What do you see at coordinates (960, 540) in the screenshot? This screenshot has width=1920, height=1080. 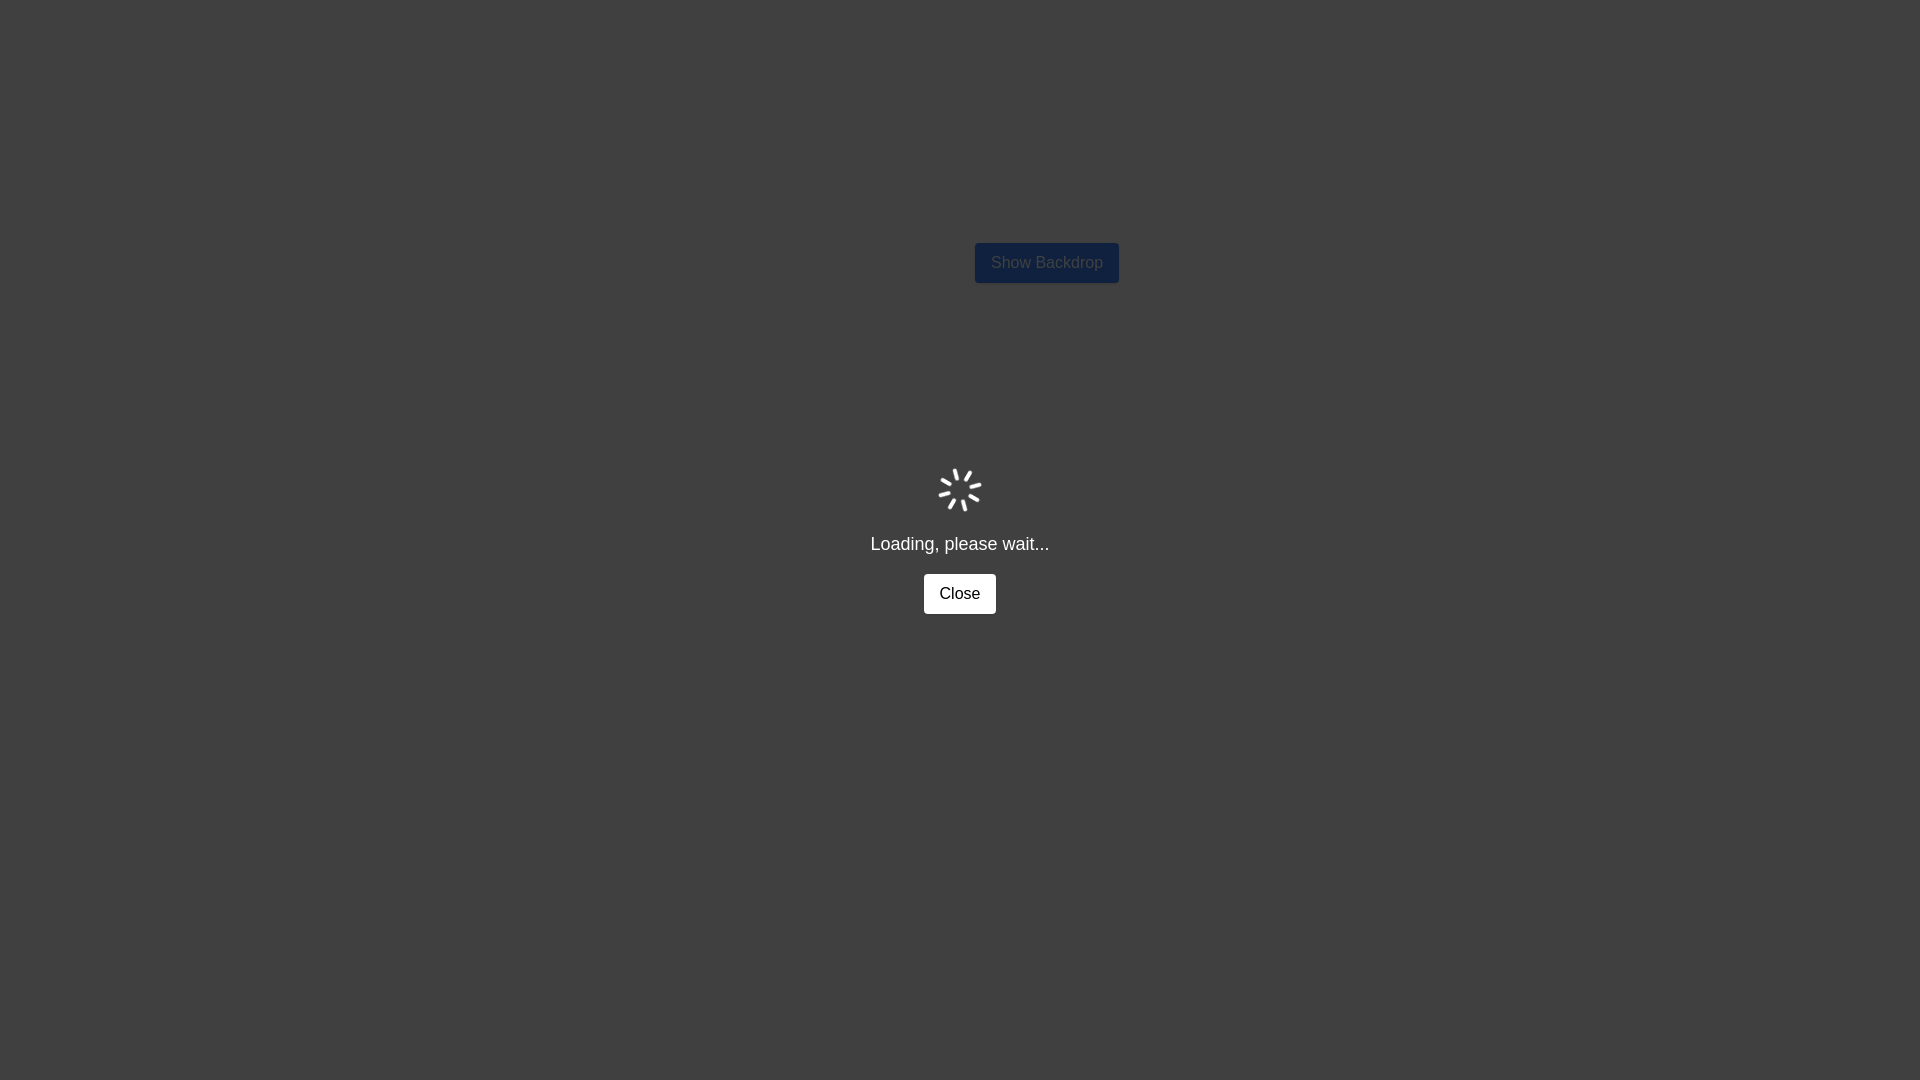 I see `the TextBlock that displays 'Loading, please wait...' located centrally in the modal overlay, between the loader icon and the close button` at bounding box center [960, 540].